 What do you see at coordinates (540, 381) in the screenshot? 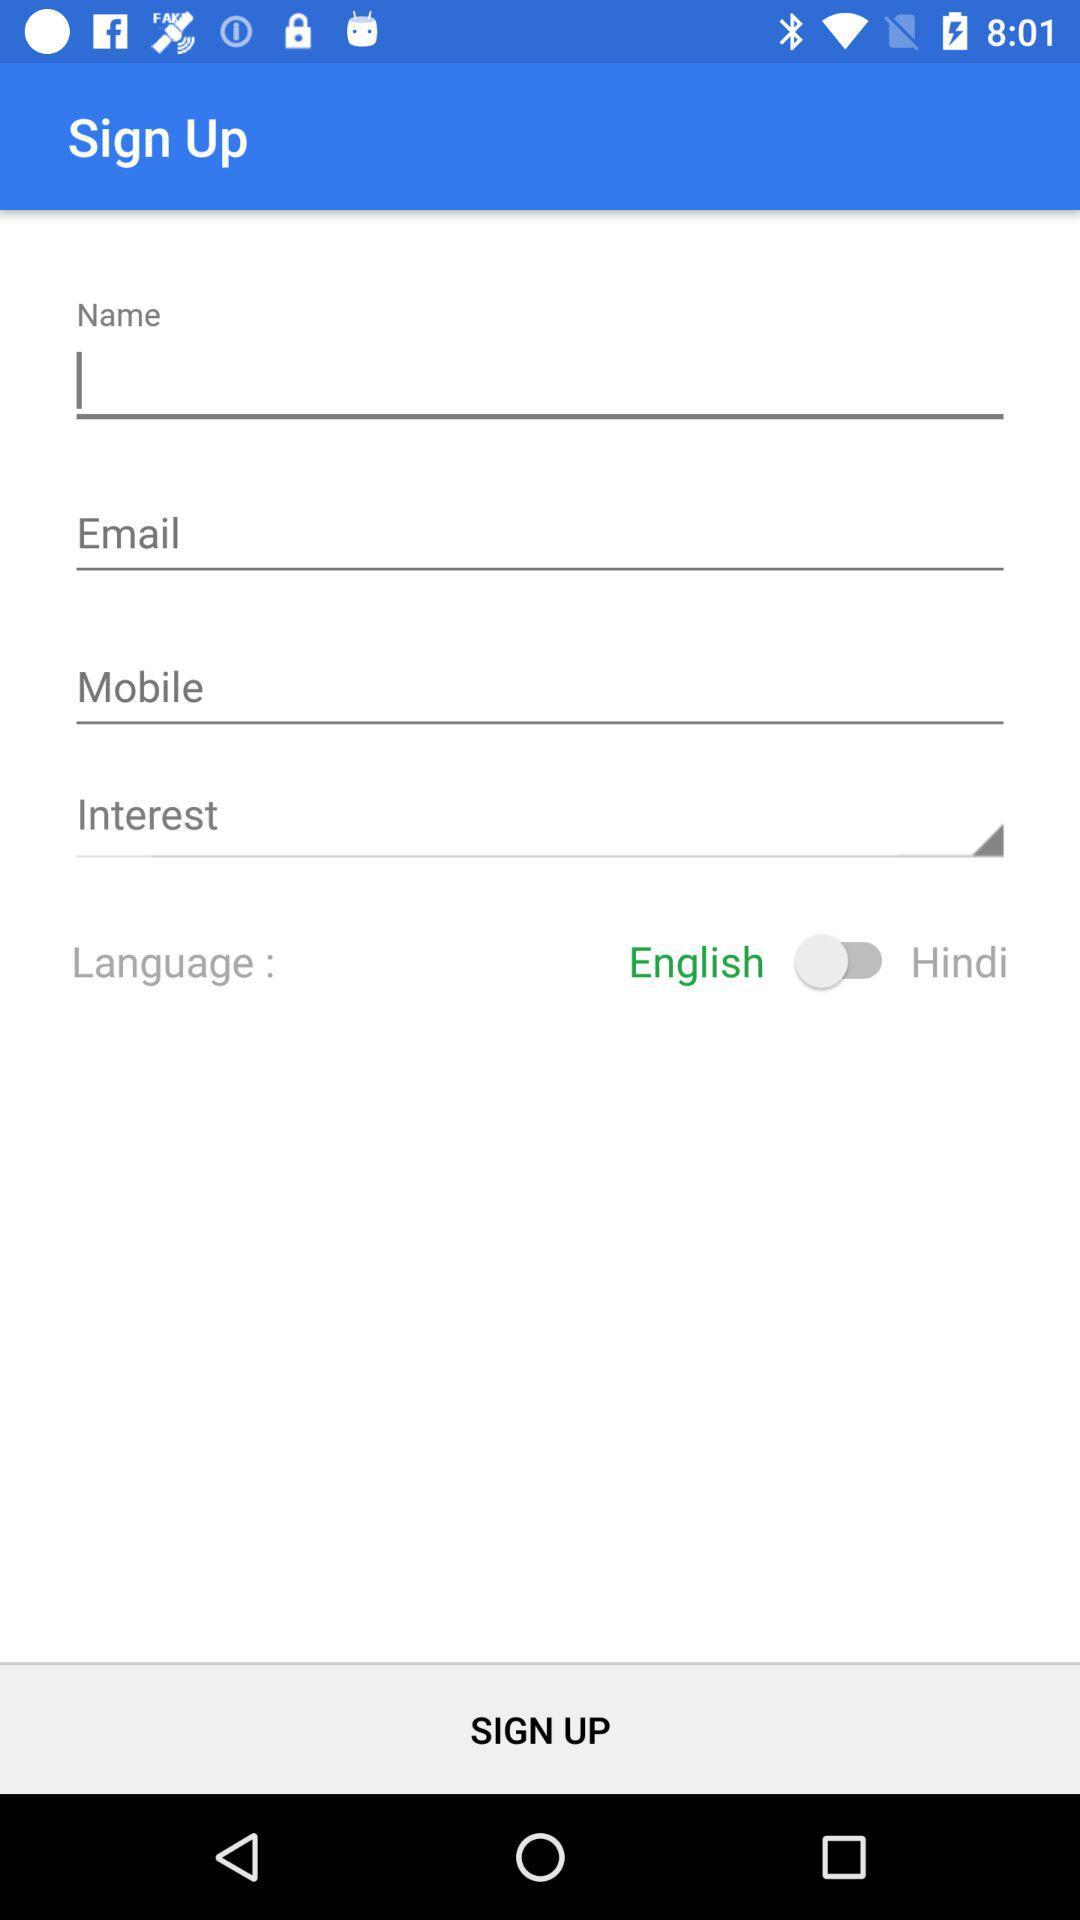
I see `click in the name box` at bounding box center [540, 381].